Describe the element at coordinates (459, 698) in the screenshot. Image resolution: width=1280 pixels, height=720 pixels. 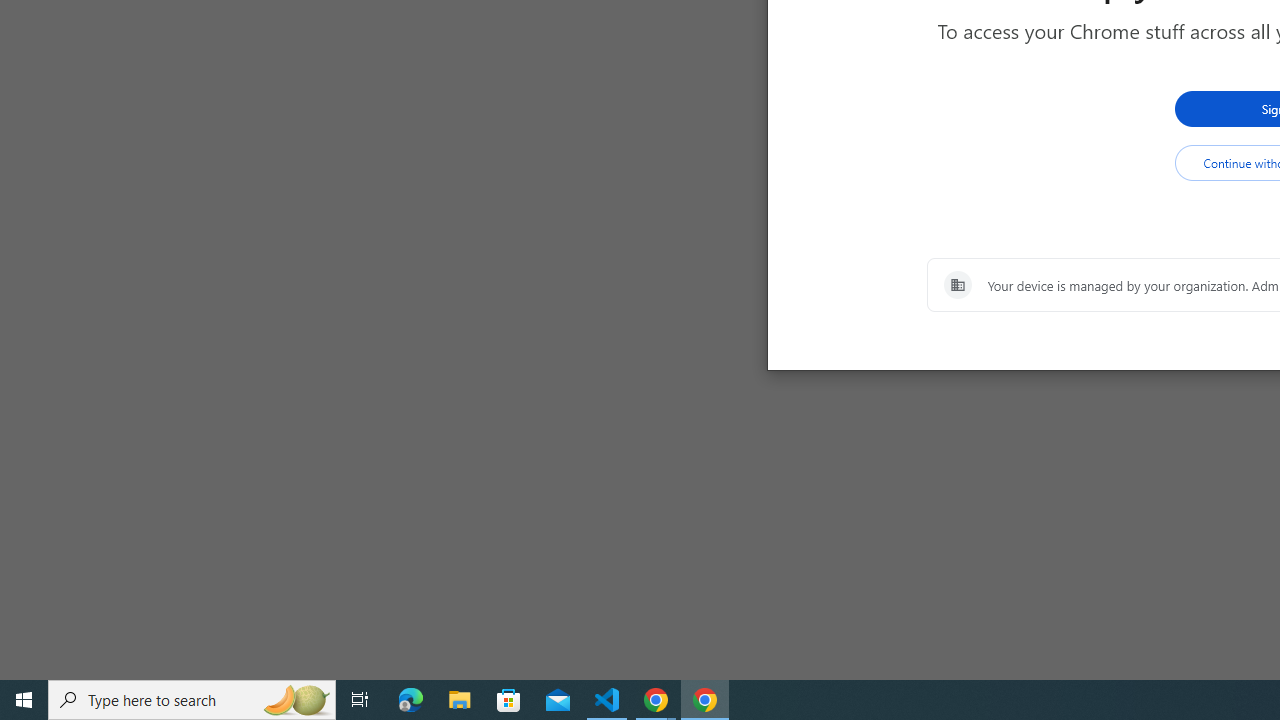
I see `'File Explorer'` at that location.